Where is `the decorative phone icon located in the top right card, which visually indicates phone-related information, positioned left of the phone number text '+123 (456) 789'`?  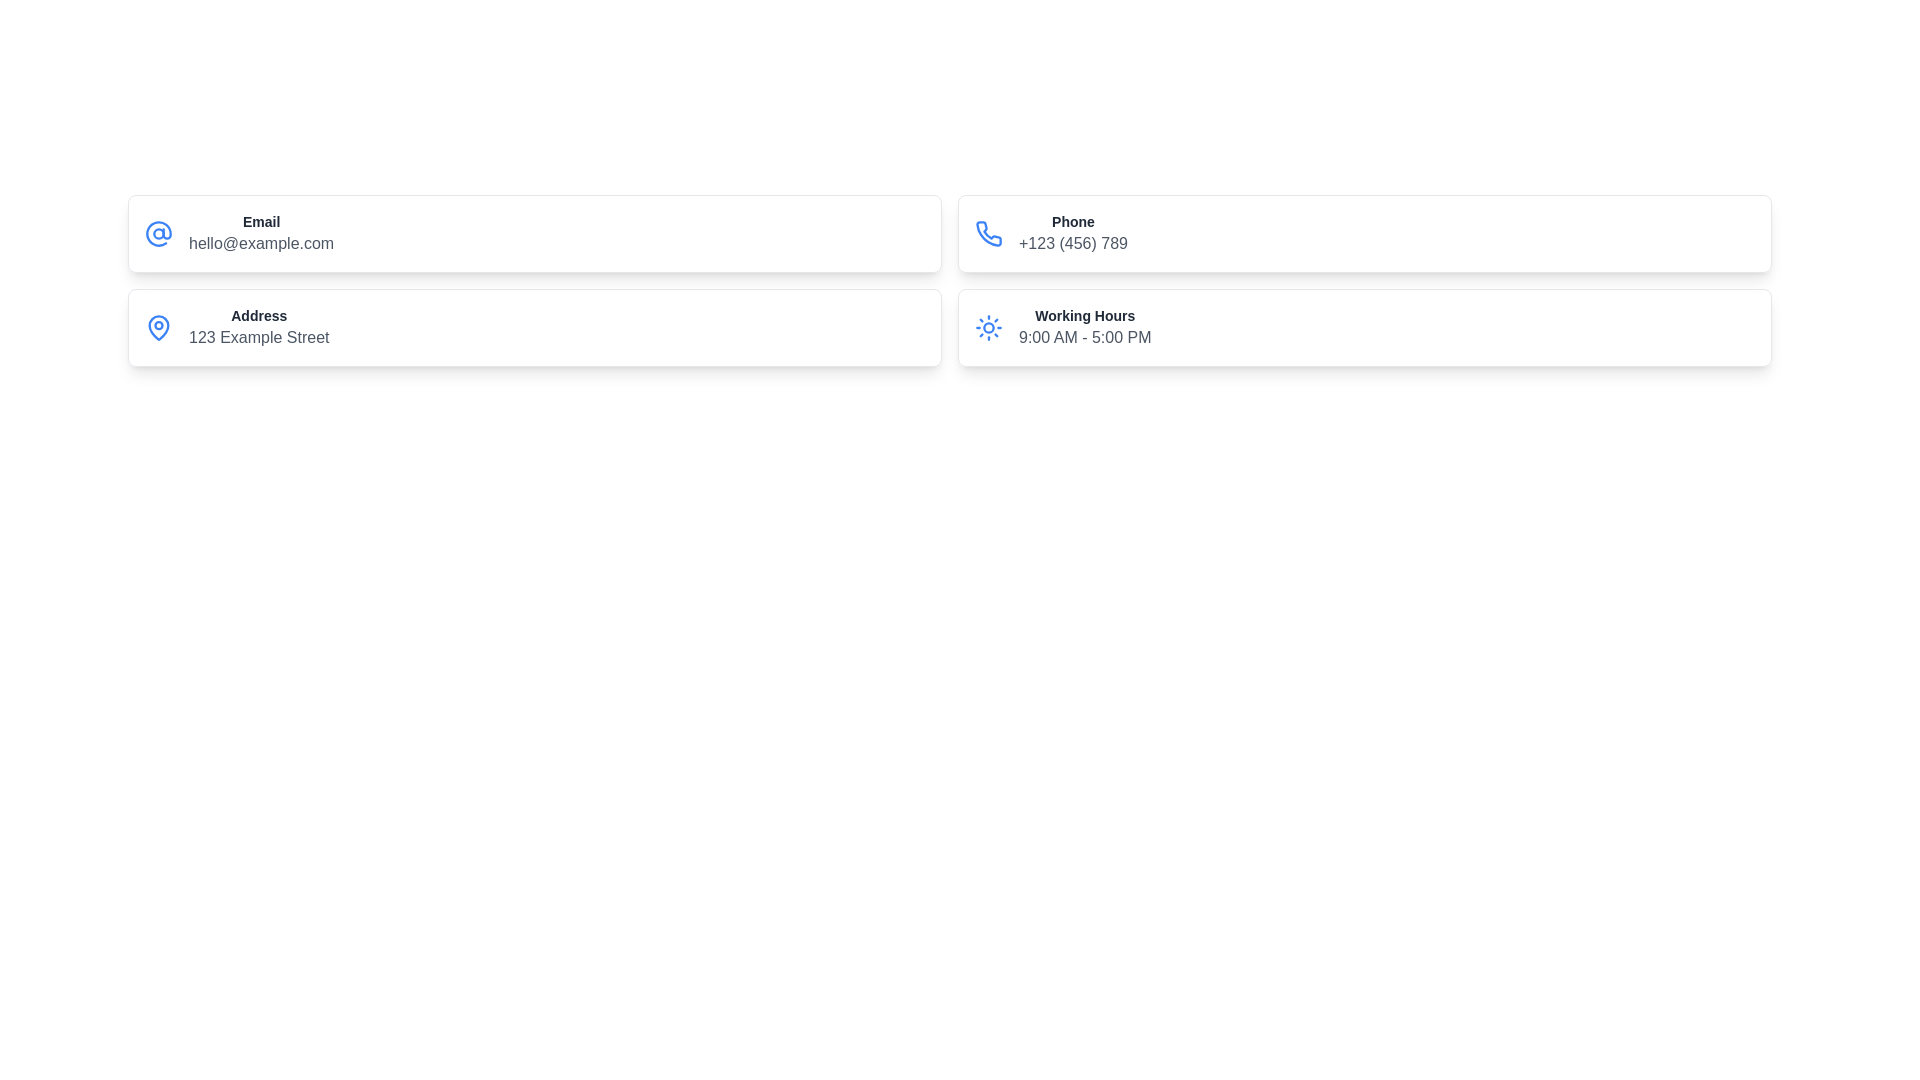 the decorative phone icon located in the top right card, which visually indicates phone-related information, positioned left of the phone number text '+123 (456) 789' is located at coordinates (988, 232).